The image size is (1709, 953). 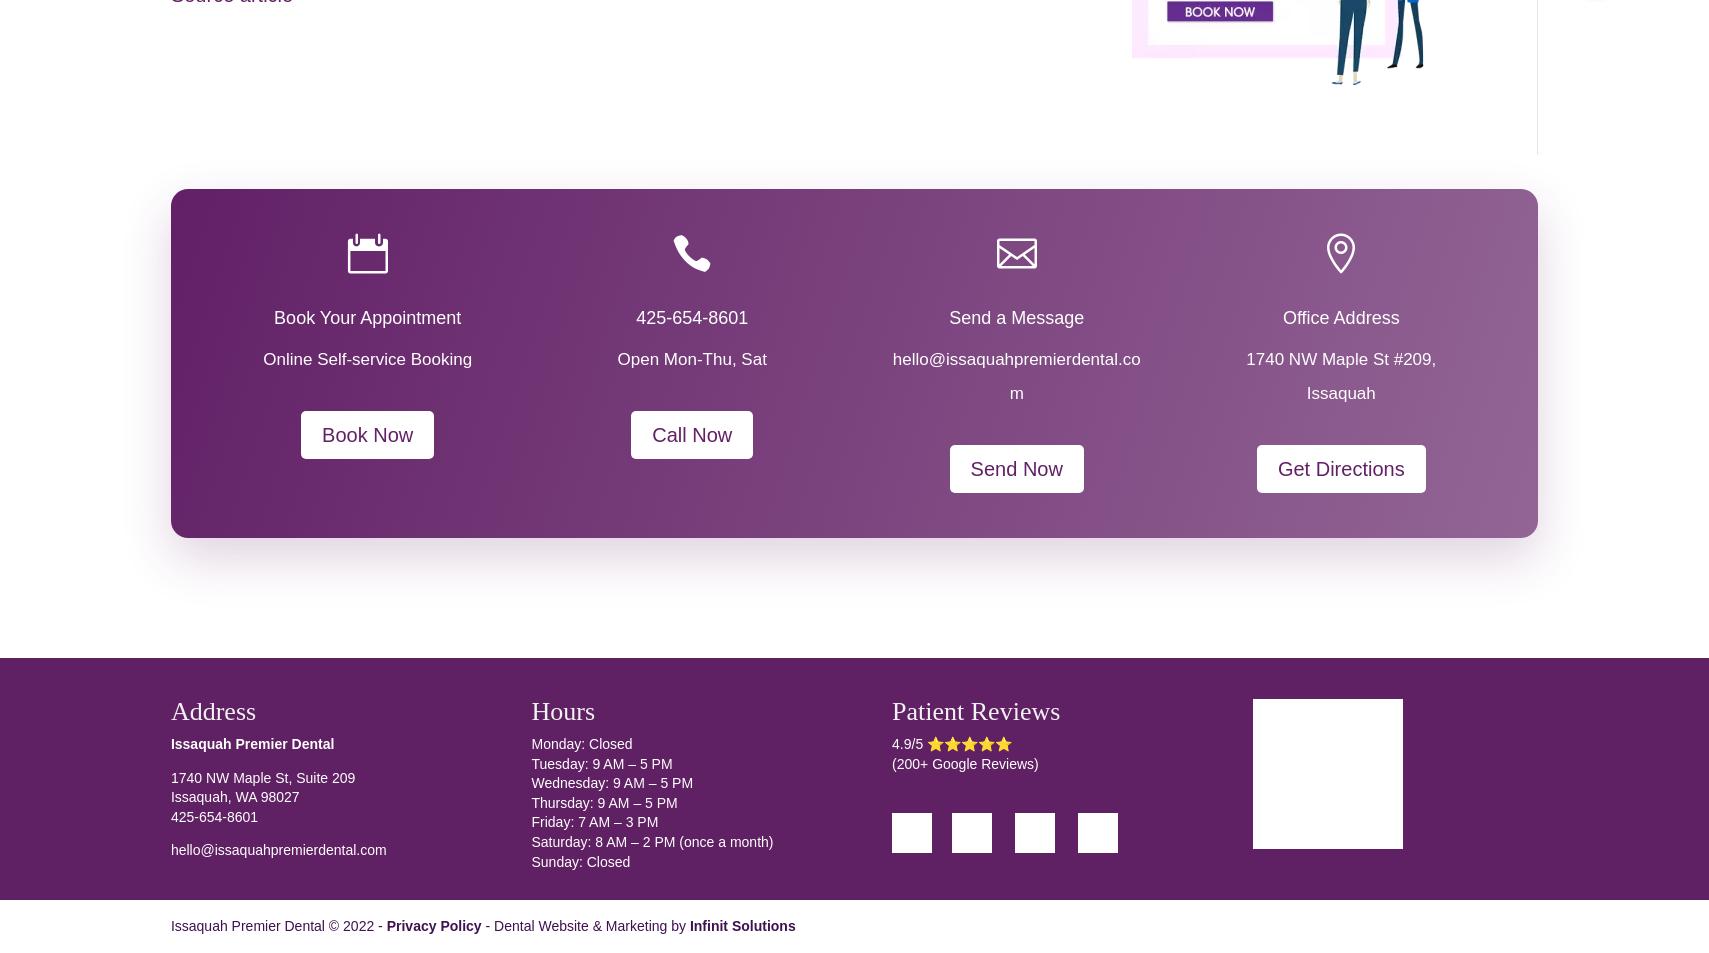 What do you see at coordinates (251, 744) in the screenshot?
I see `'Issaquah Premier Dental'` at bounding box center [251, 744].